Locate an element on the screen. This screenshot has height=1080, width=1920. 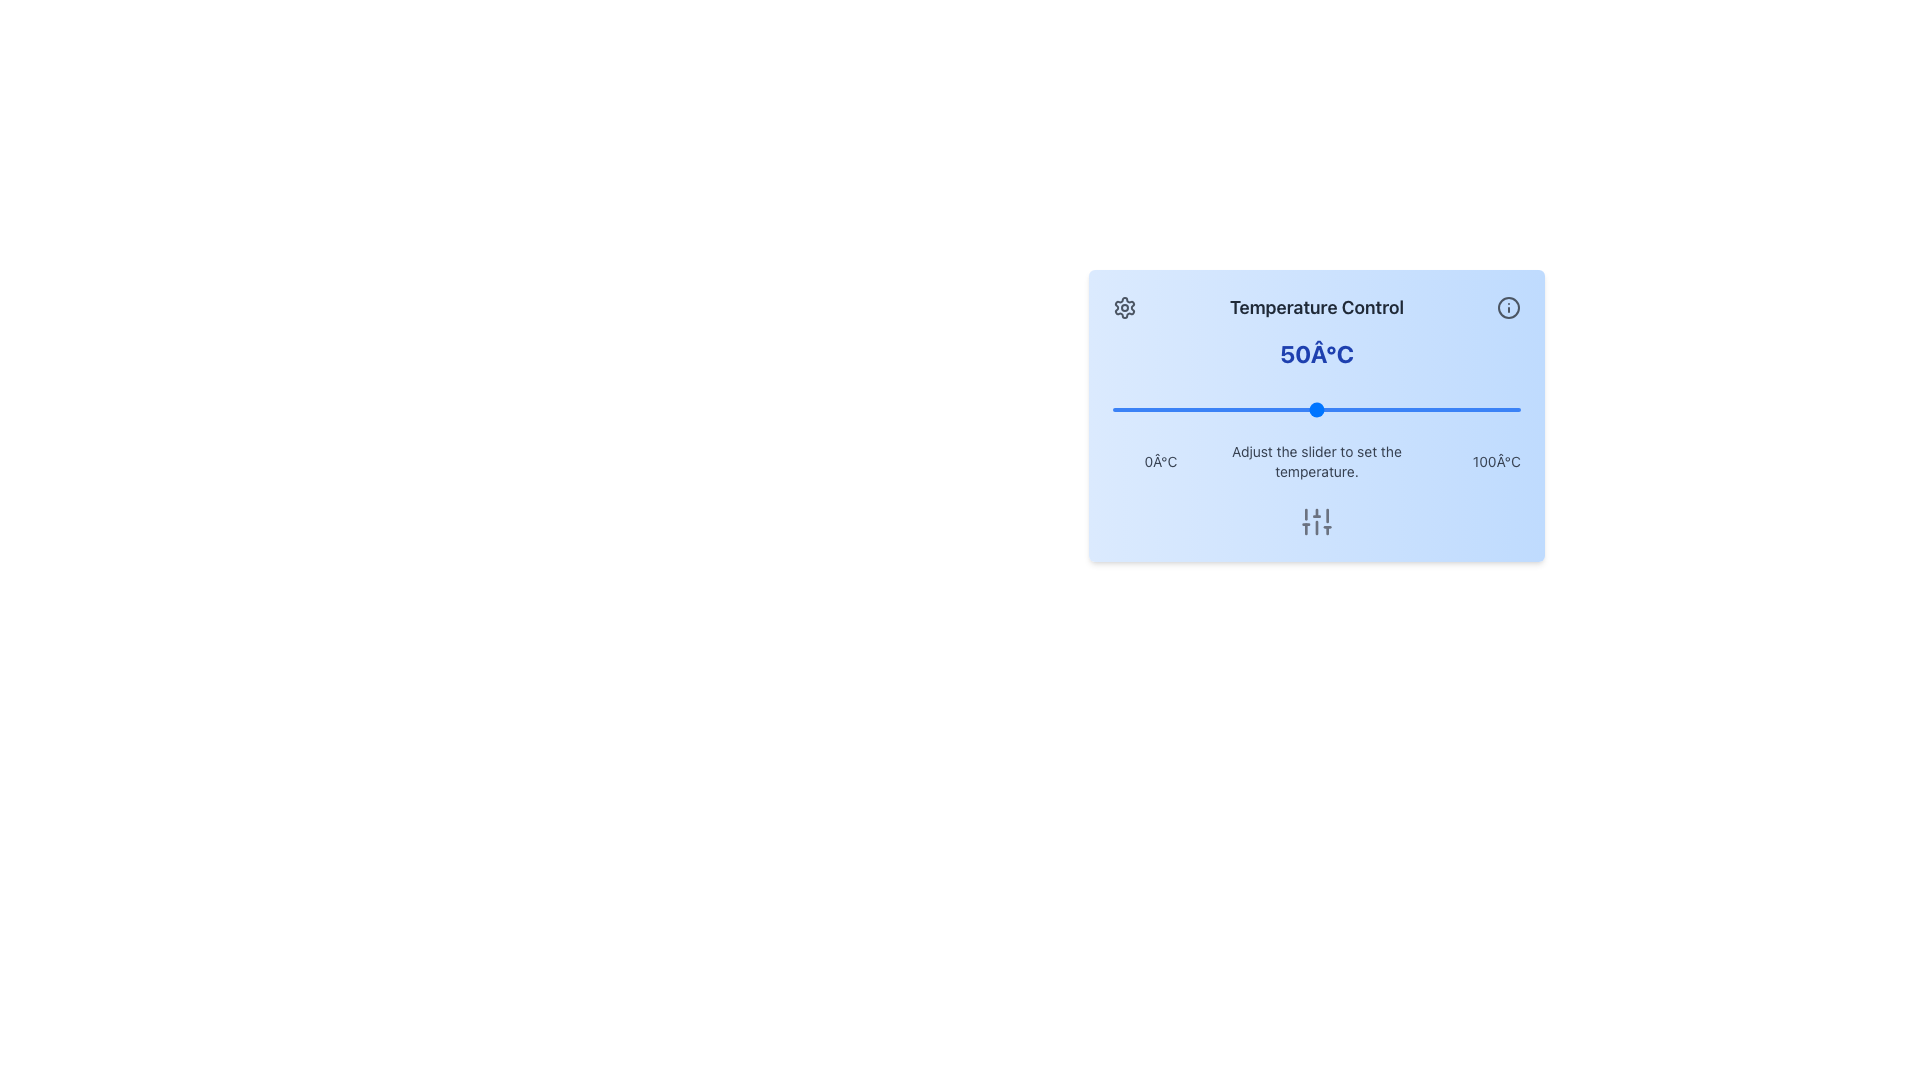
the temperature is located at coordinates (1504, 408).